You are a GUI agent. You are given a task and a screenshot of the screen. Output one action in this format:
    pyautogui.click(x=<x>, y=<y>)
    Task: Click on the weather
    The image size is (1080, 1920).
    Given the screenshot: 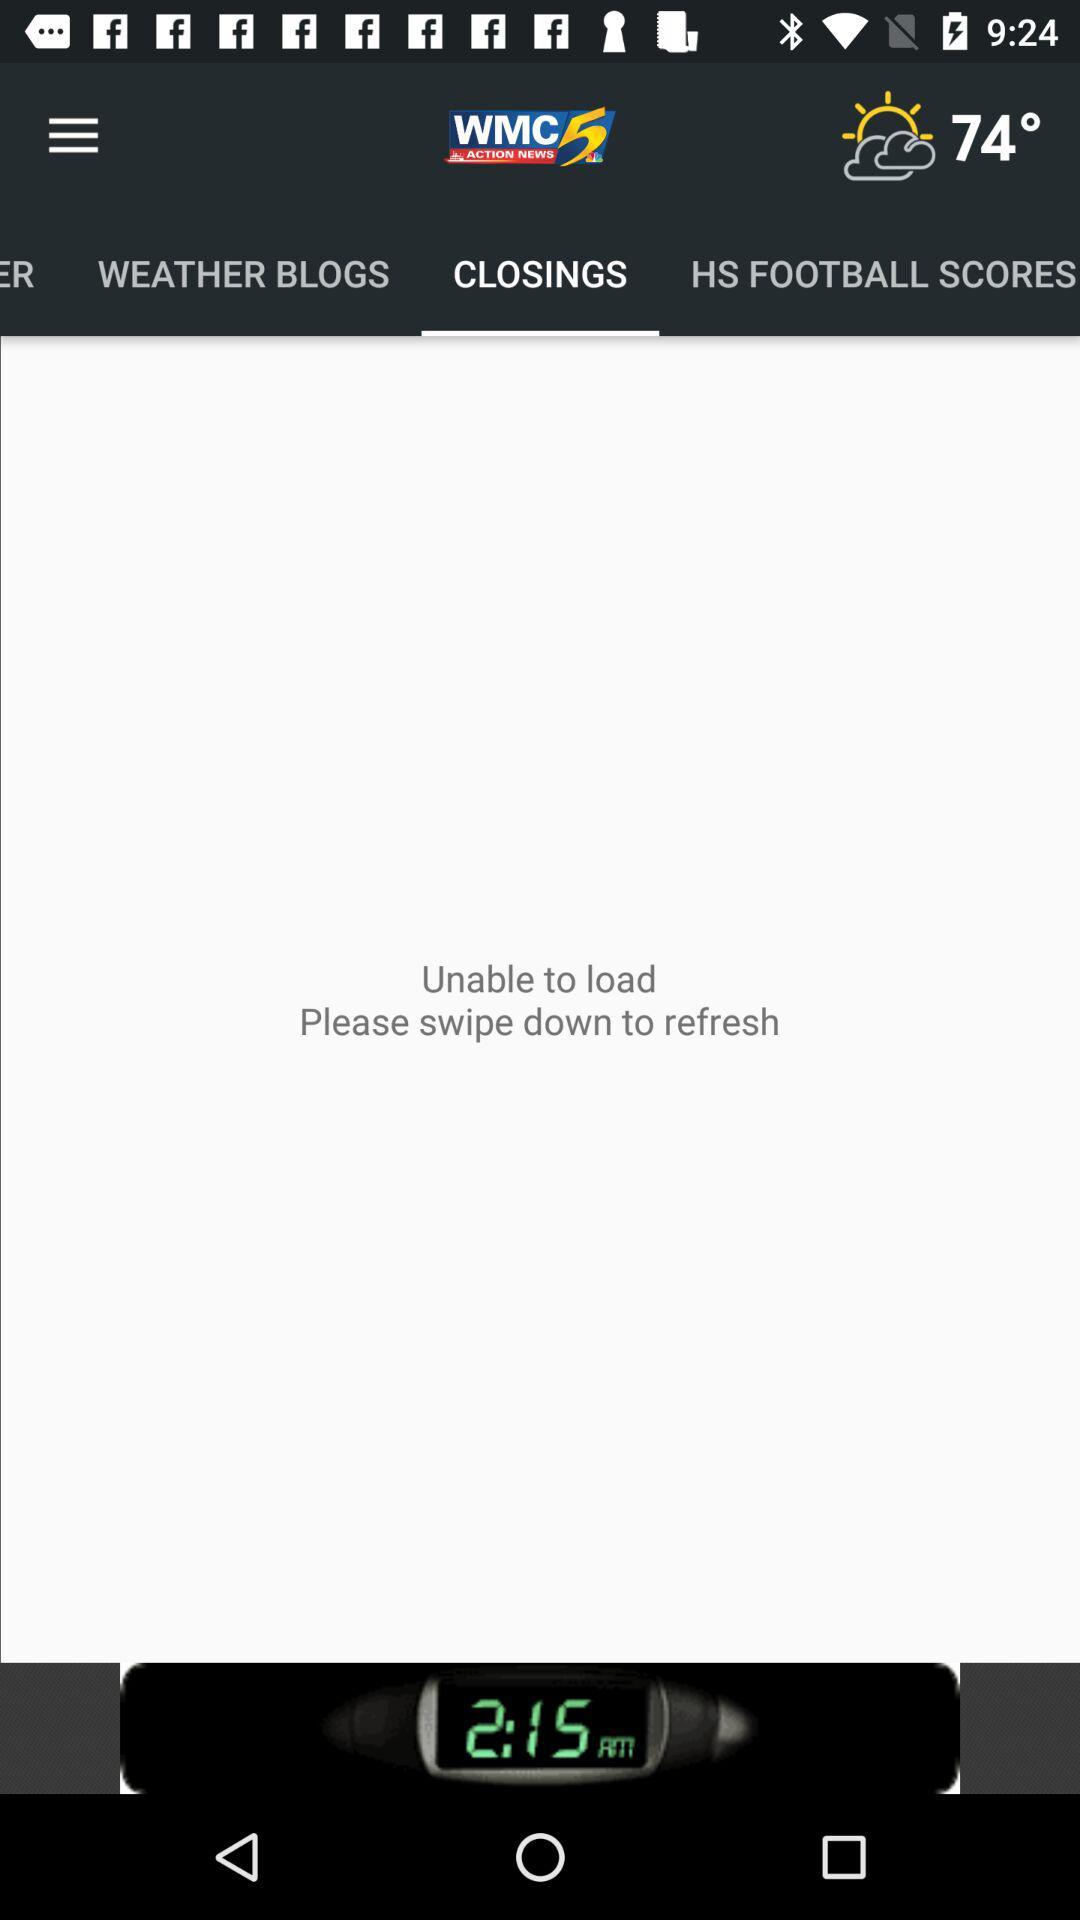 What is the action you would take?
    pyautogui.click(x=886, y=135)
    